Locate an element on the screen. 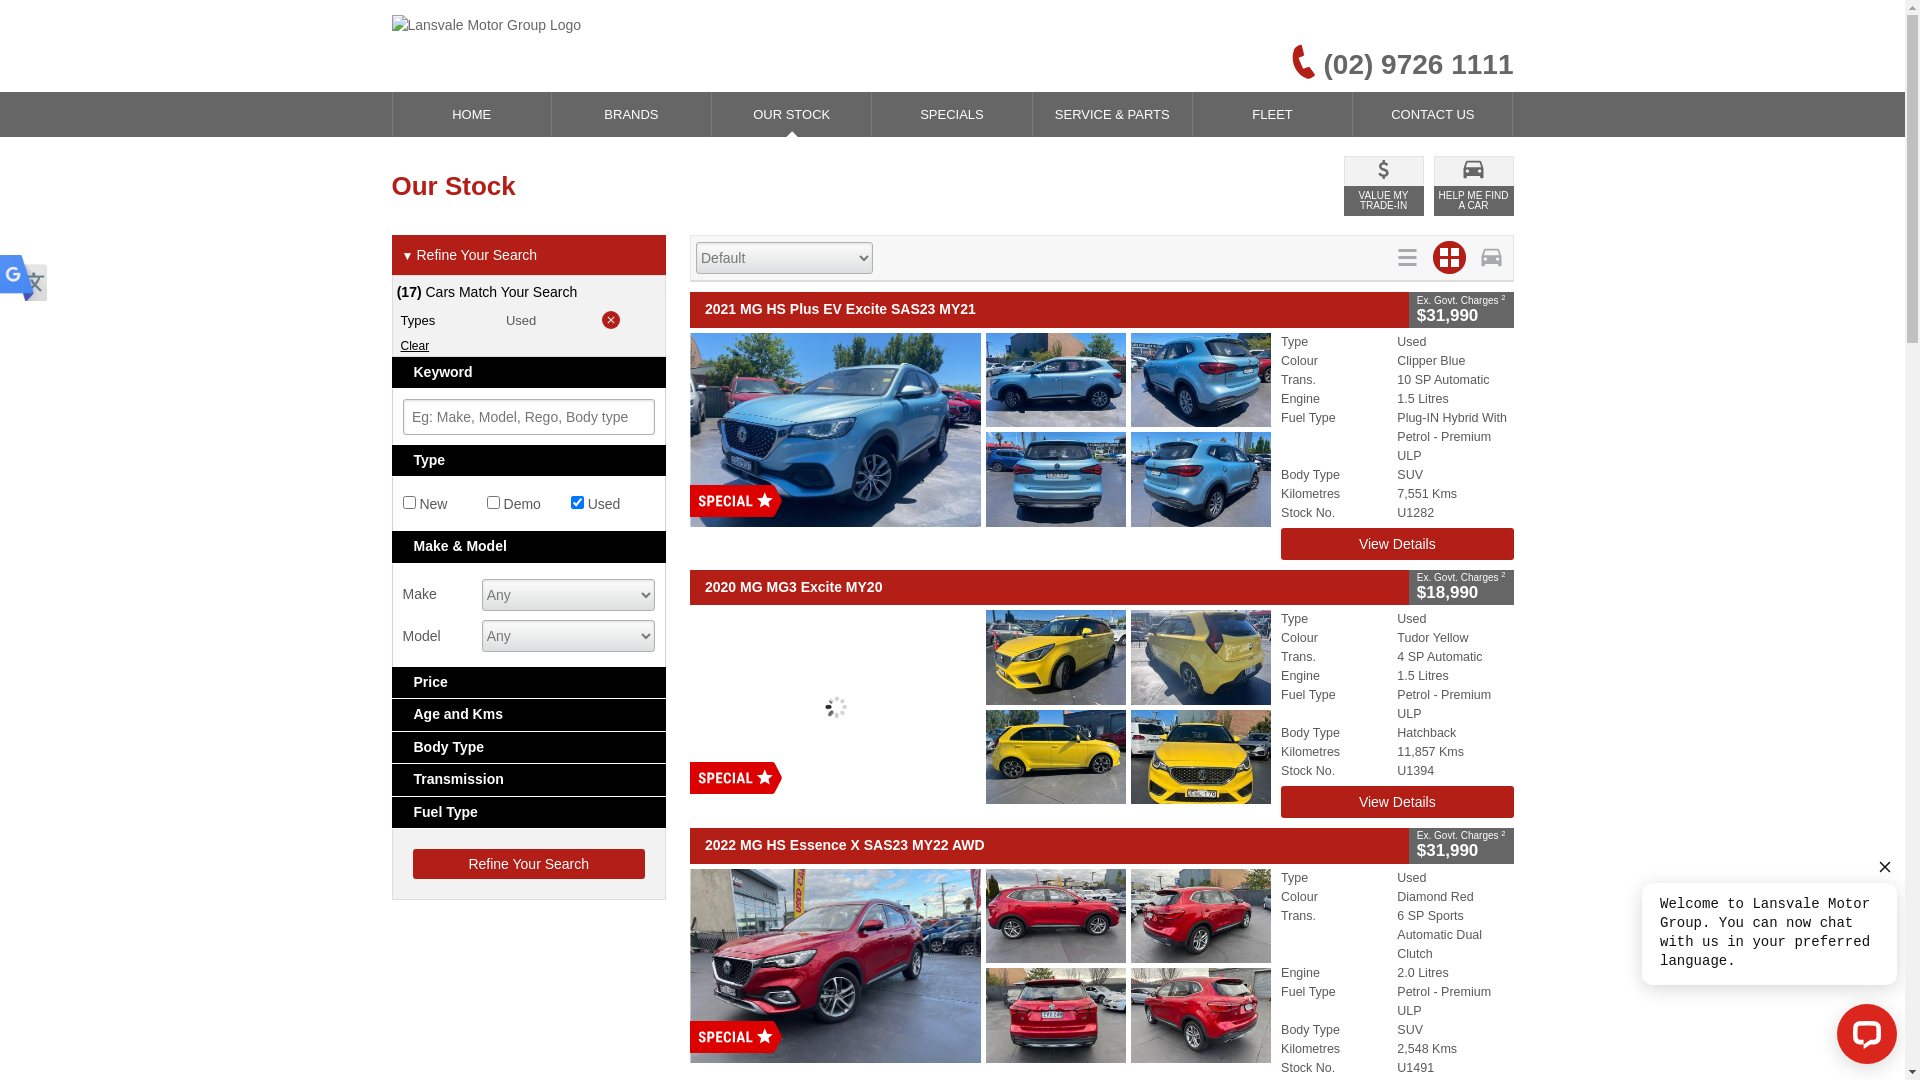  'HOME' is located at coordinates (392, 114).